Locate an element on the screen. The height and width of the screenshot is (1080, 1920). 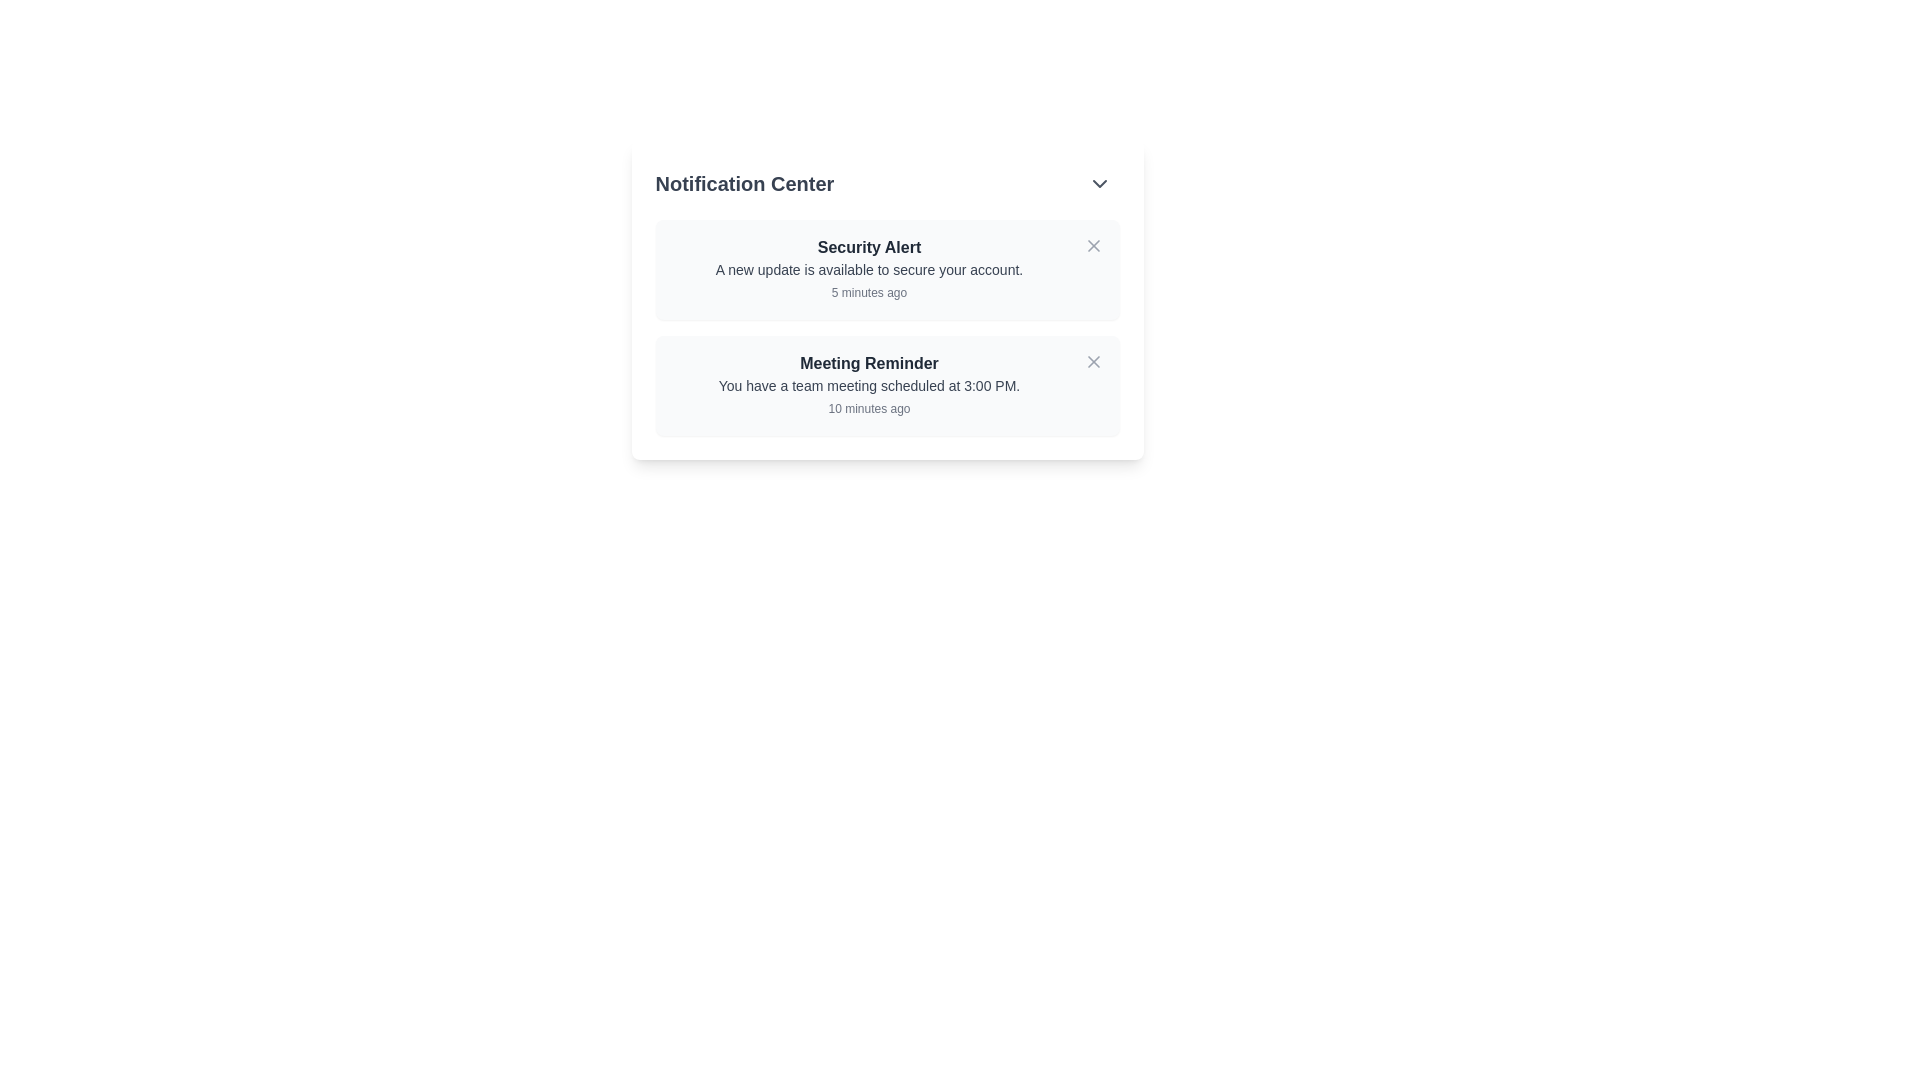
the close button located at the top-right corner of the 'Security Alert' notification block to observe its hover effect is located at coordinates (1092, 245).